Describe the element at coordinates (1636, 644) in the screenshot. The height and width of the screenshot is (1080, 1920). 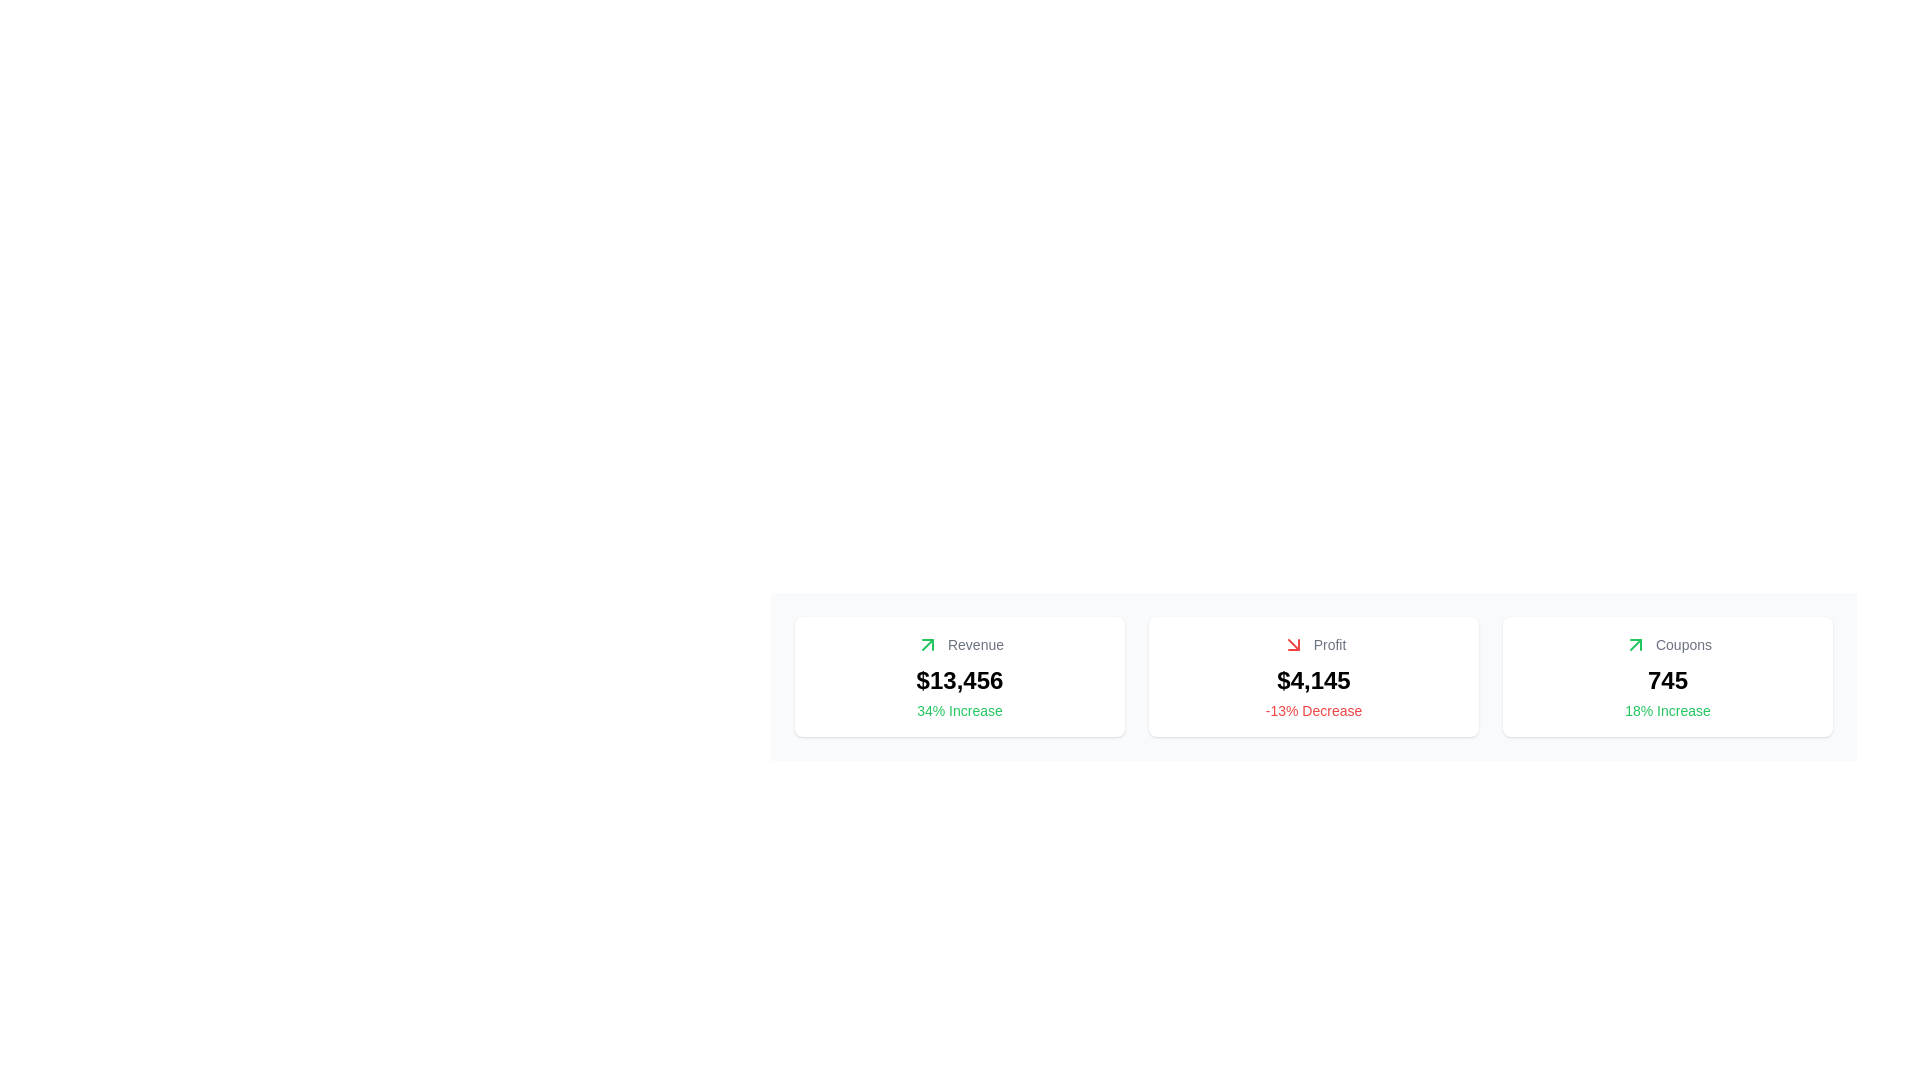
I see `the positive trend icon located at the top-left corner of the Coupons card, closely aligned with the text 'Coupons'` at that location.